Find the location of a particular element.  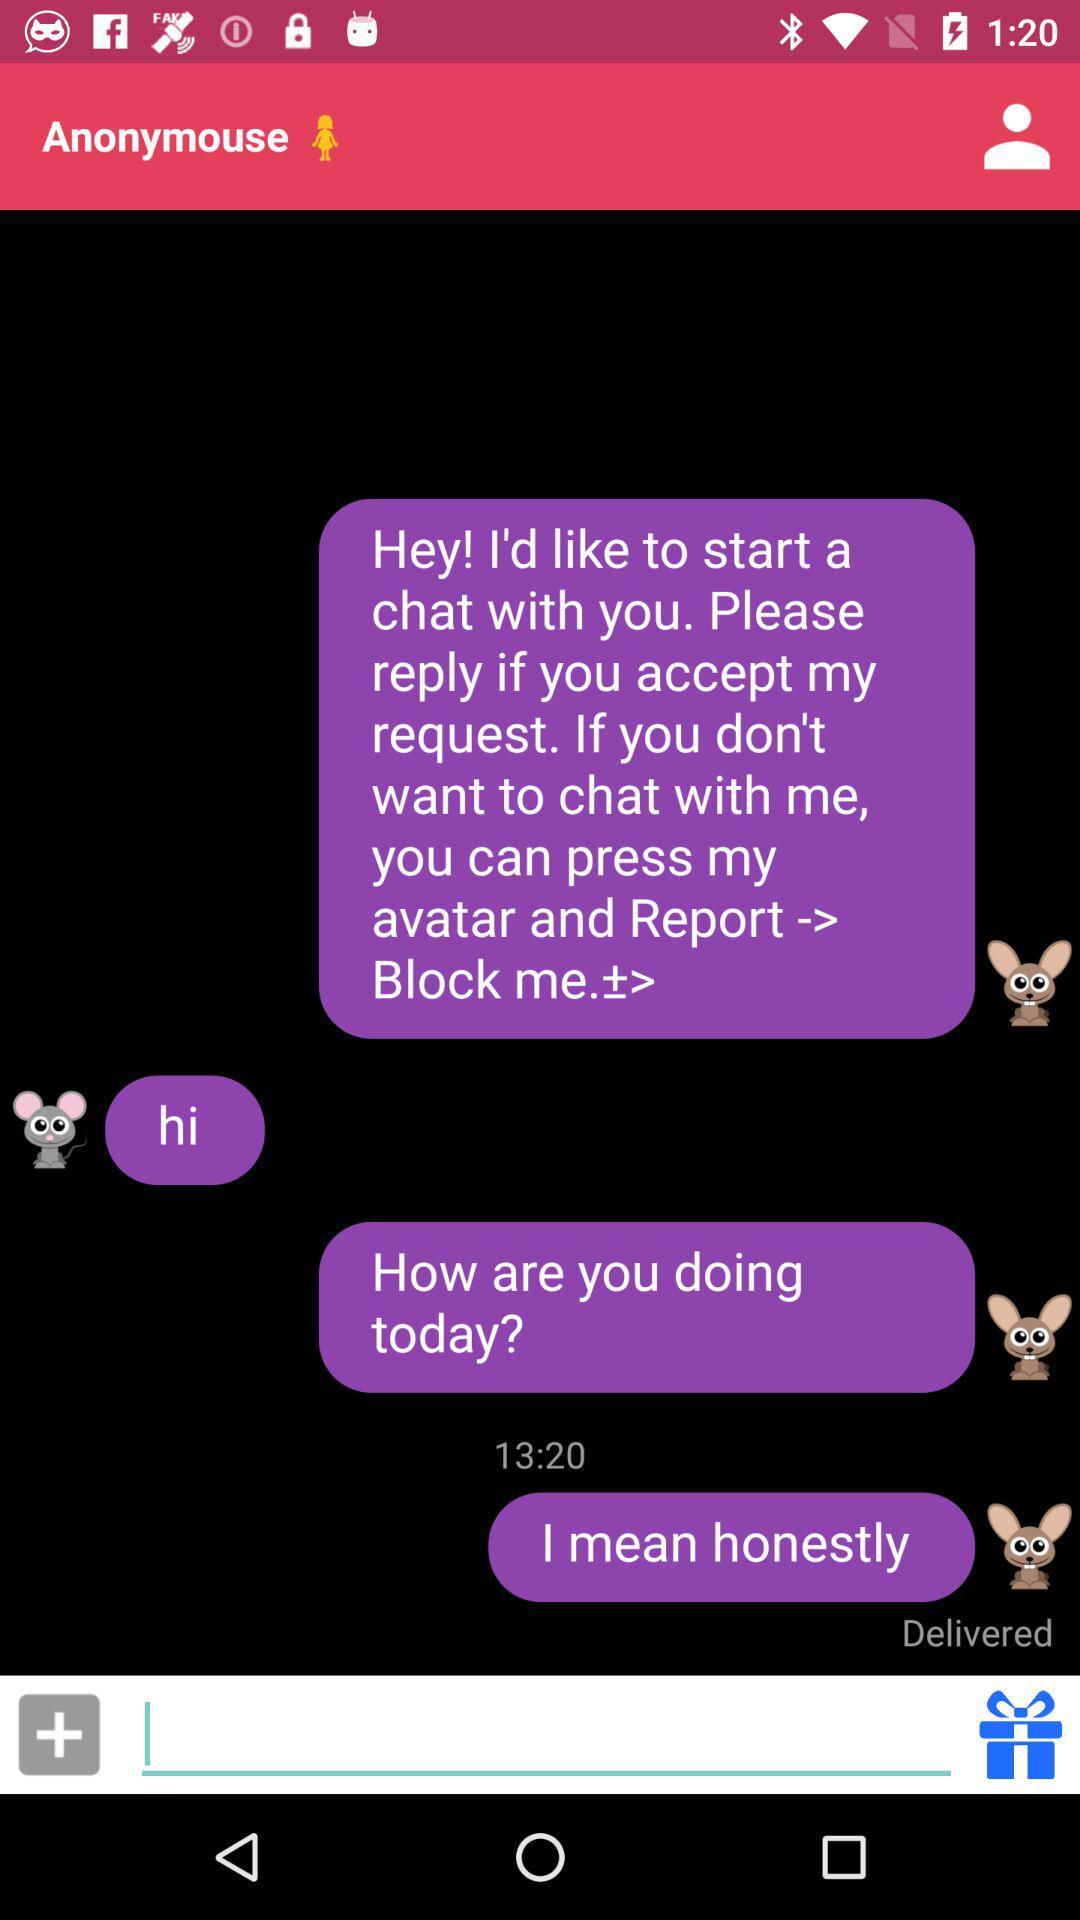

person is located at coordinates (58, 1733).